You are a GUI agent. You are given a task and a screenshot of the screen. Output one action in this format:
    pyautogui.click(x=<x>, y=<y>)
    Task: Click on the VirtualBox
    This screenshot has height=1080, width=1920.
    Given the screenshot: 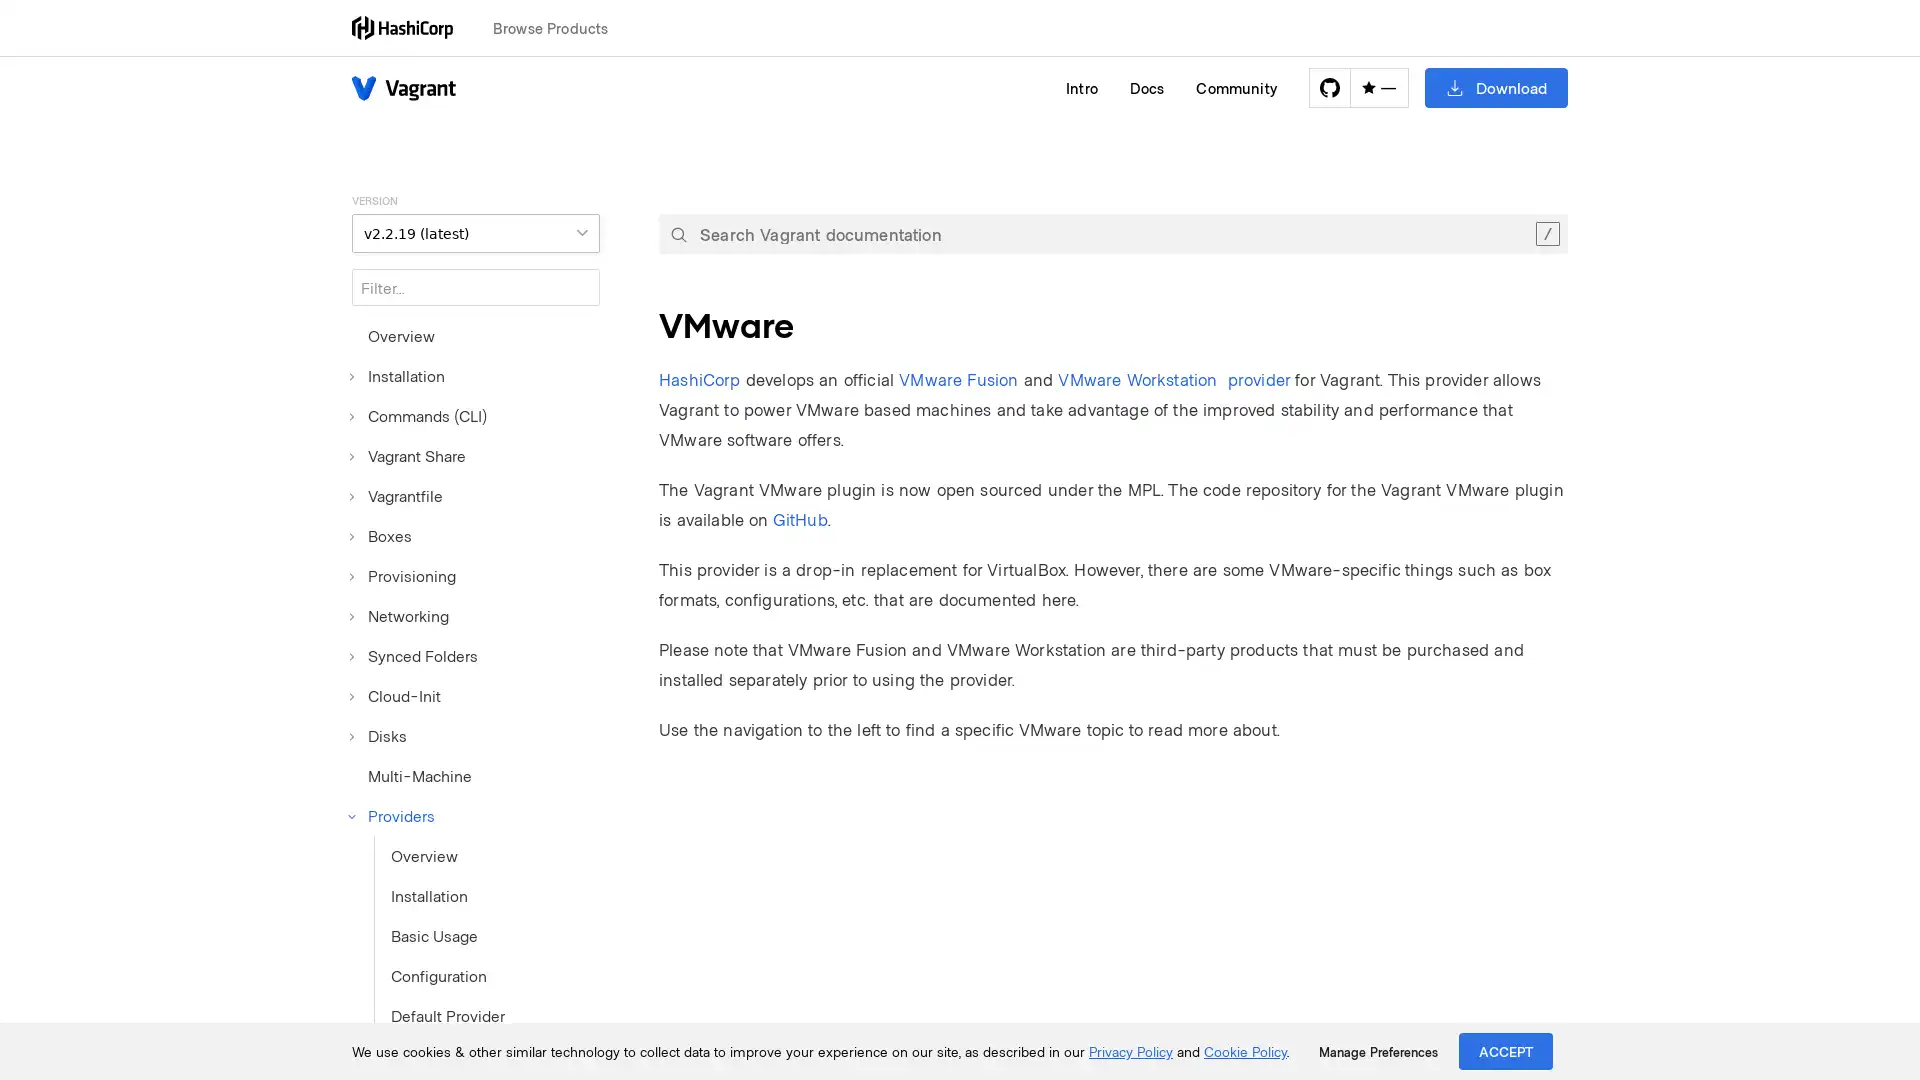 What is the action you would take?
    pyautogui.click(x=416, y=1055)
    